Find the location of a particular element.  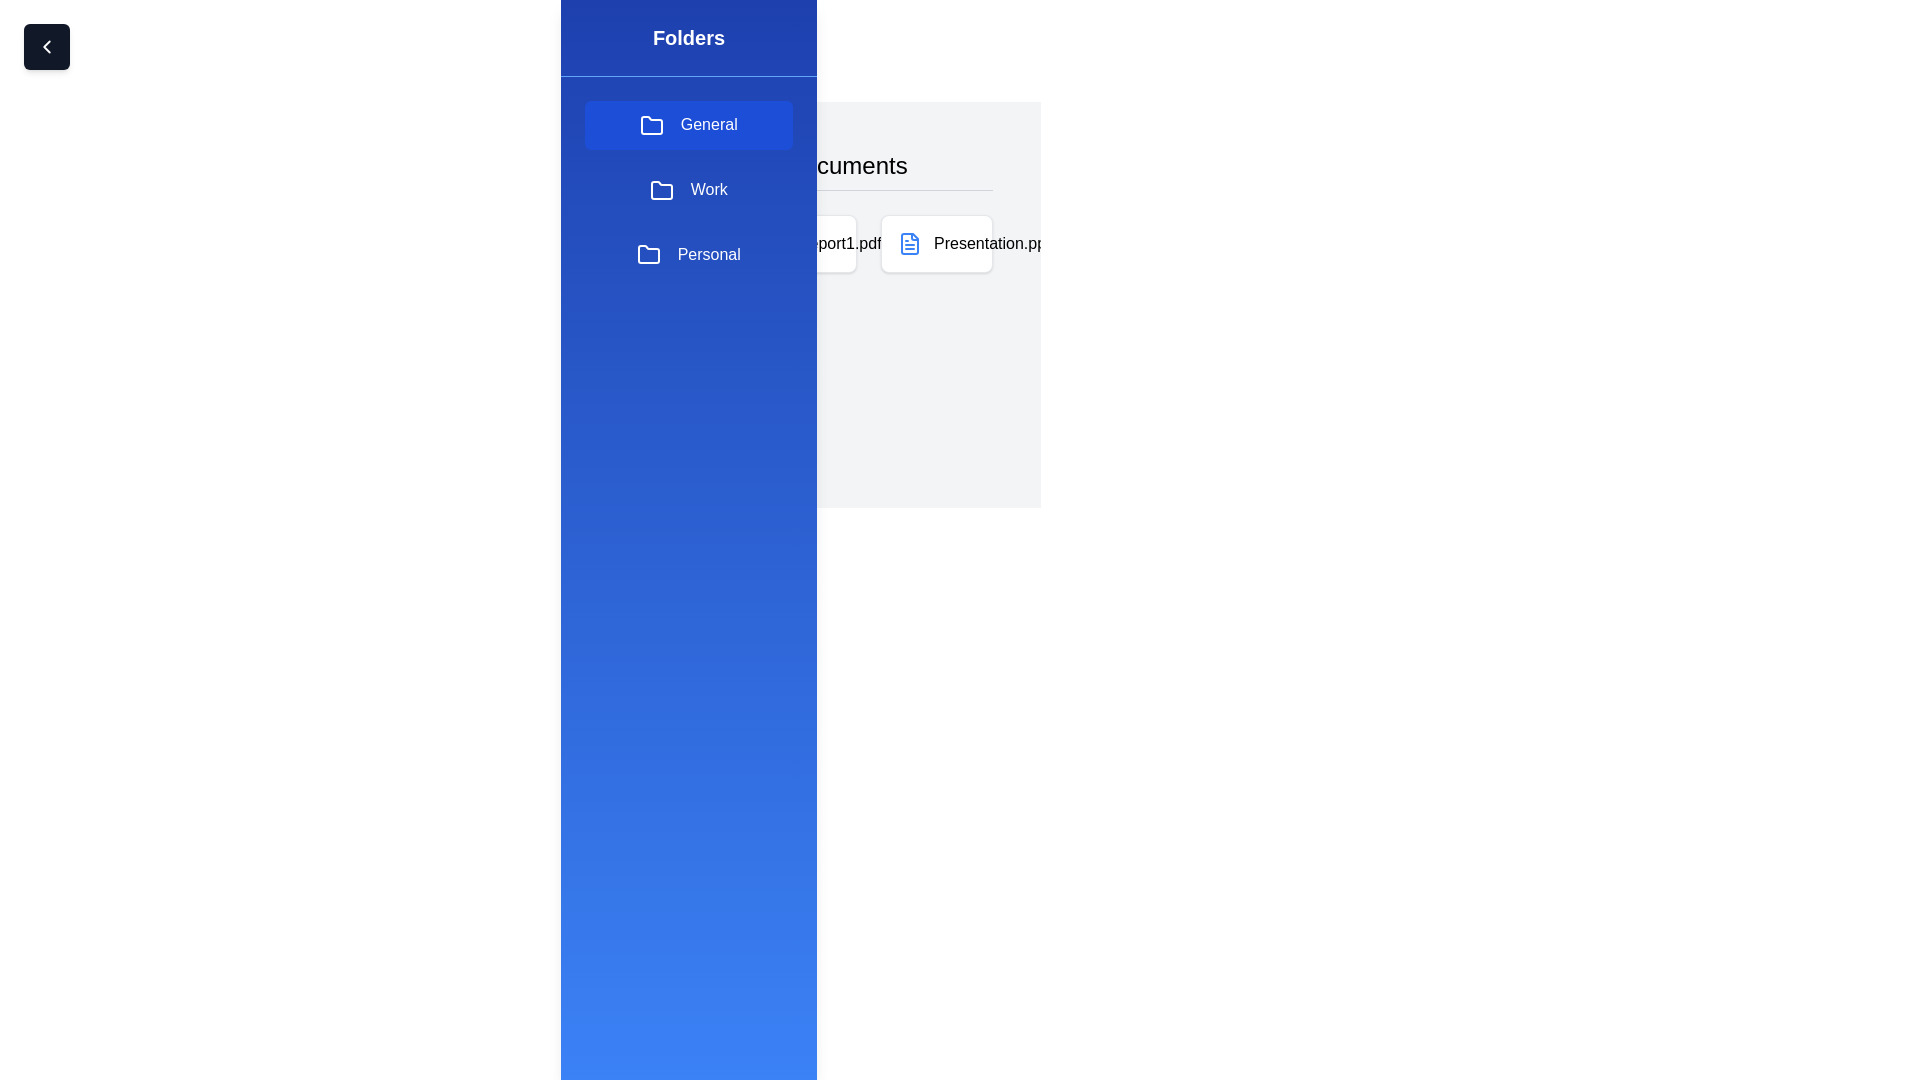

the 'Work' folder icon in the sidebar menu is located at coordinates (662, 190).